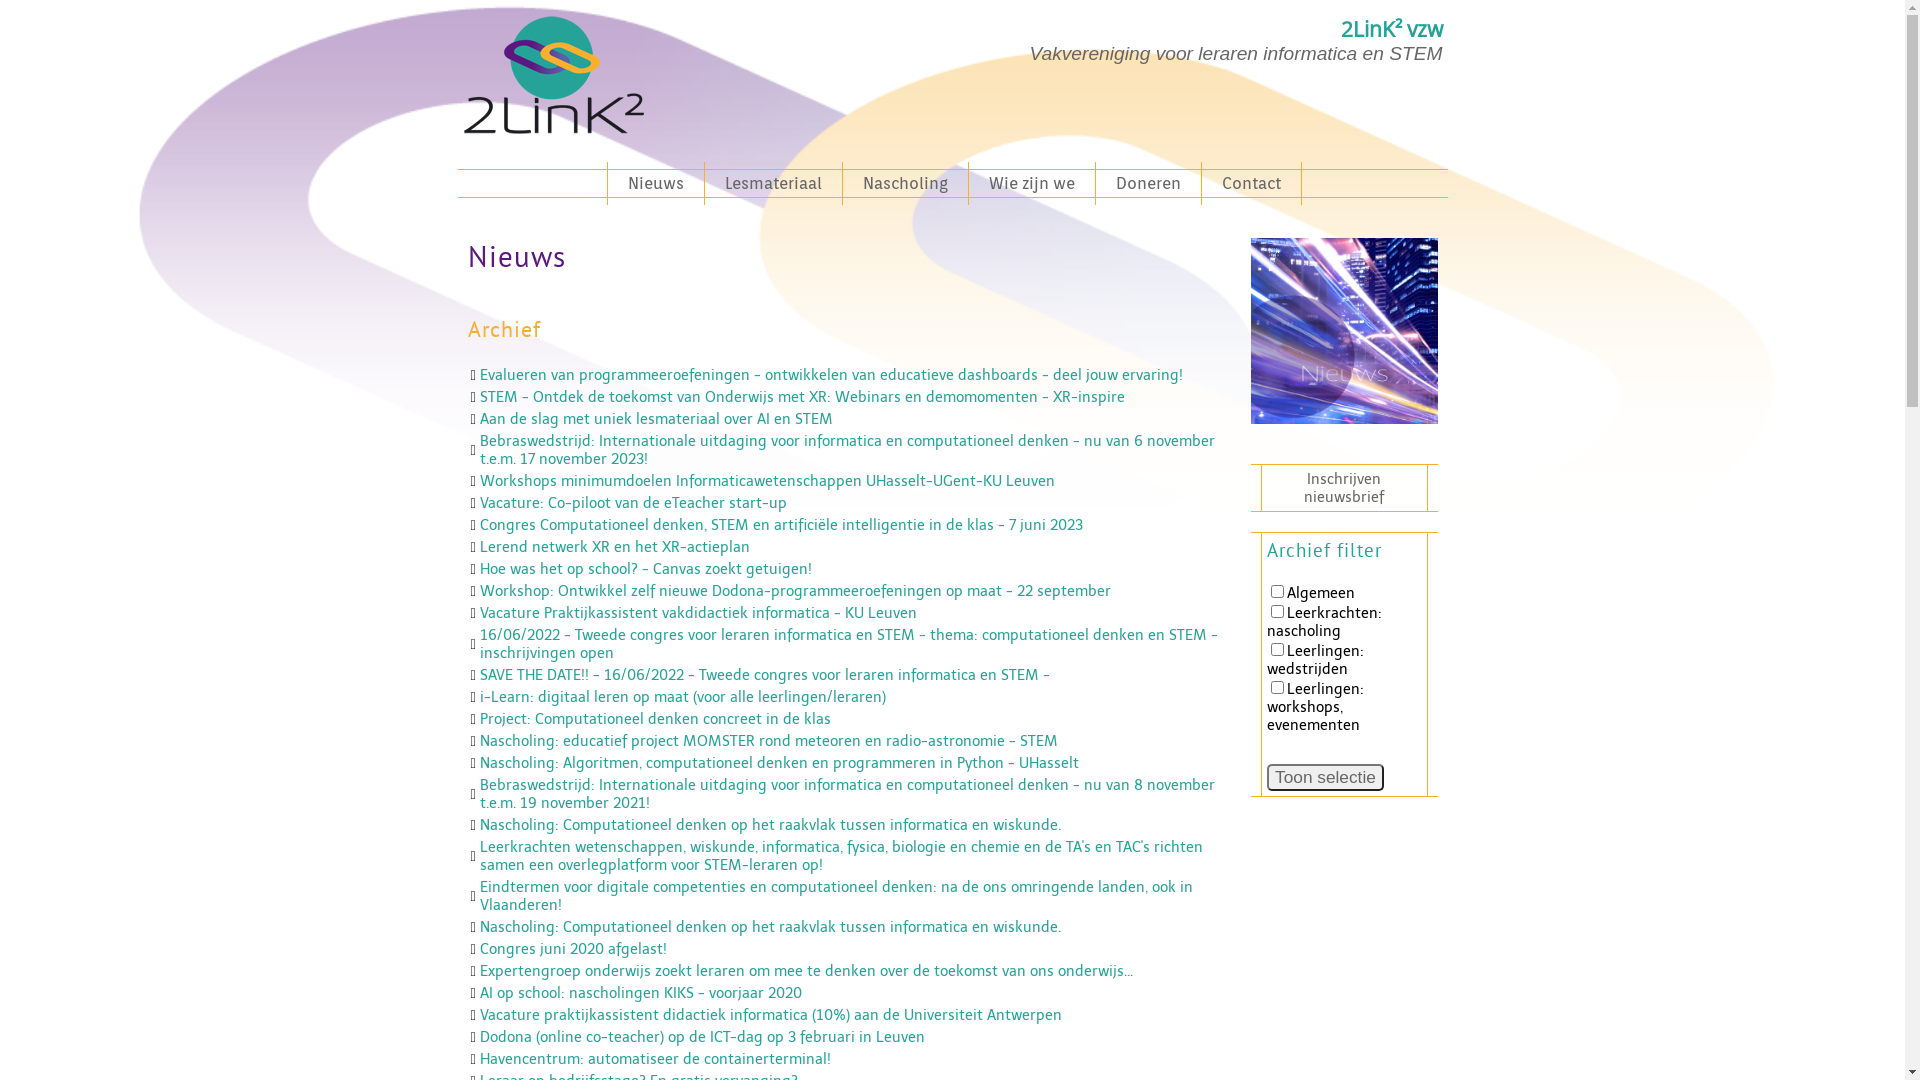 This screenshot has height=1080, width=1920. I want to click on 'Contact', so click(1250, 183).